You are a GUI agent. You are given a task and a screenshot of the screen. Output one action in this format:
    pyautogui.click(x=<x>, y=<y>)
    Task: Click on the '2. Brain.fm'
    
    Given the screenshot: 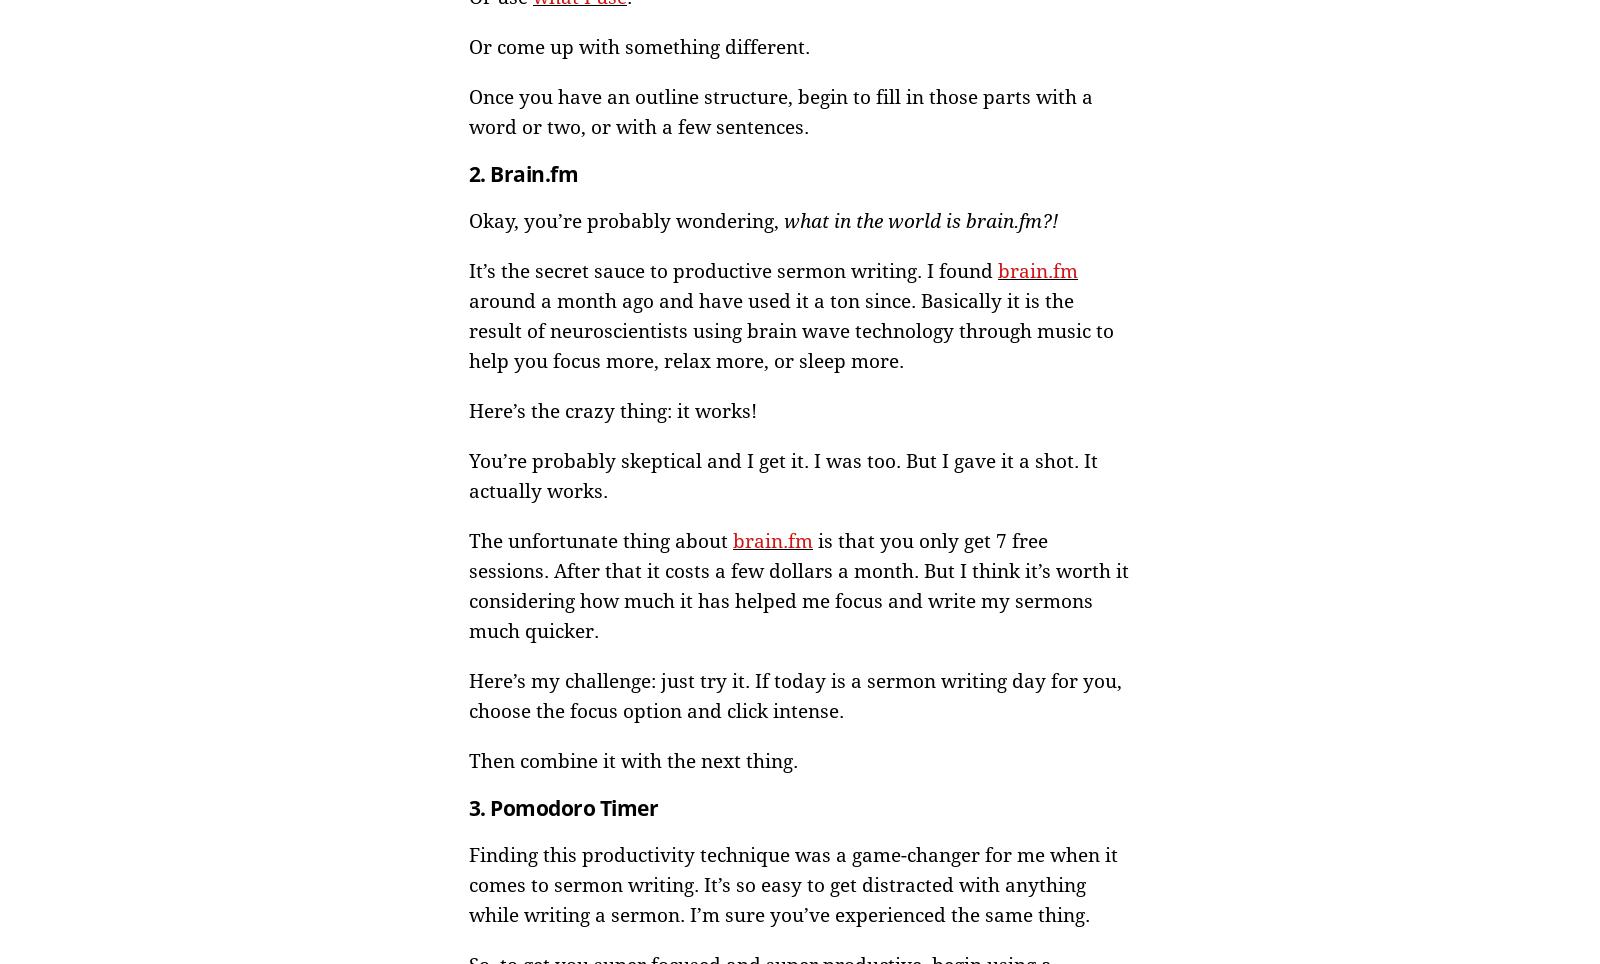 What is the action you would take?
    pyautogui.click(x=467, y=173)
    